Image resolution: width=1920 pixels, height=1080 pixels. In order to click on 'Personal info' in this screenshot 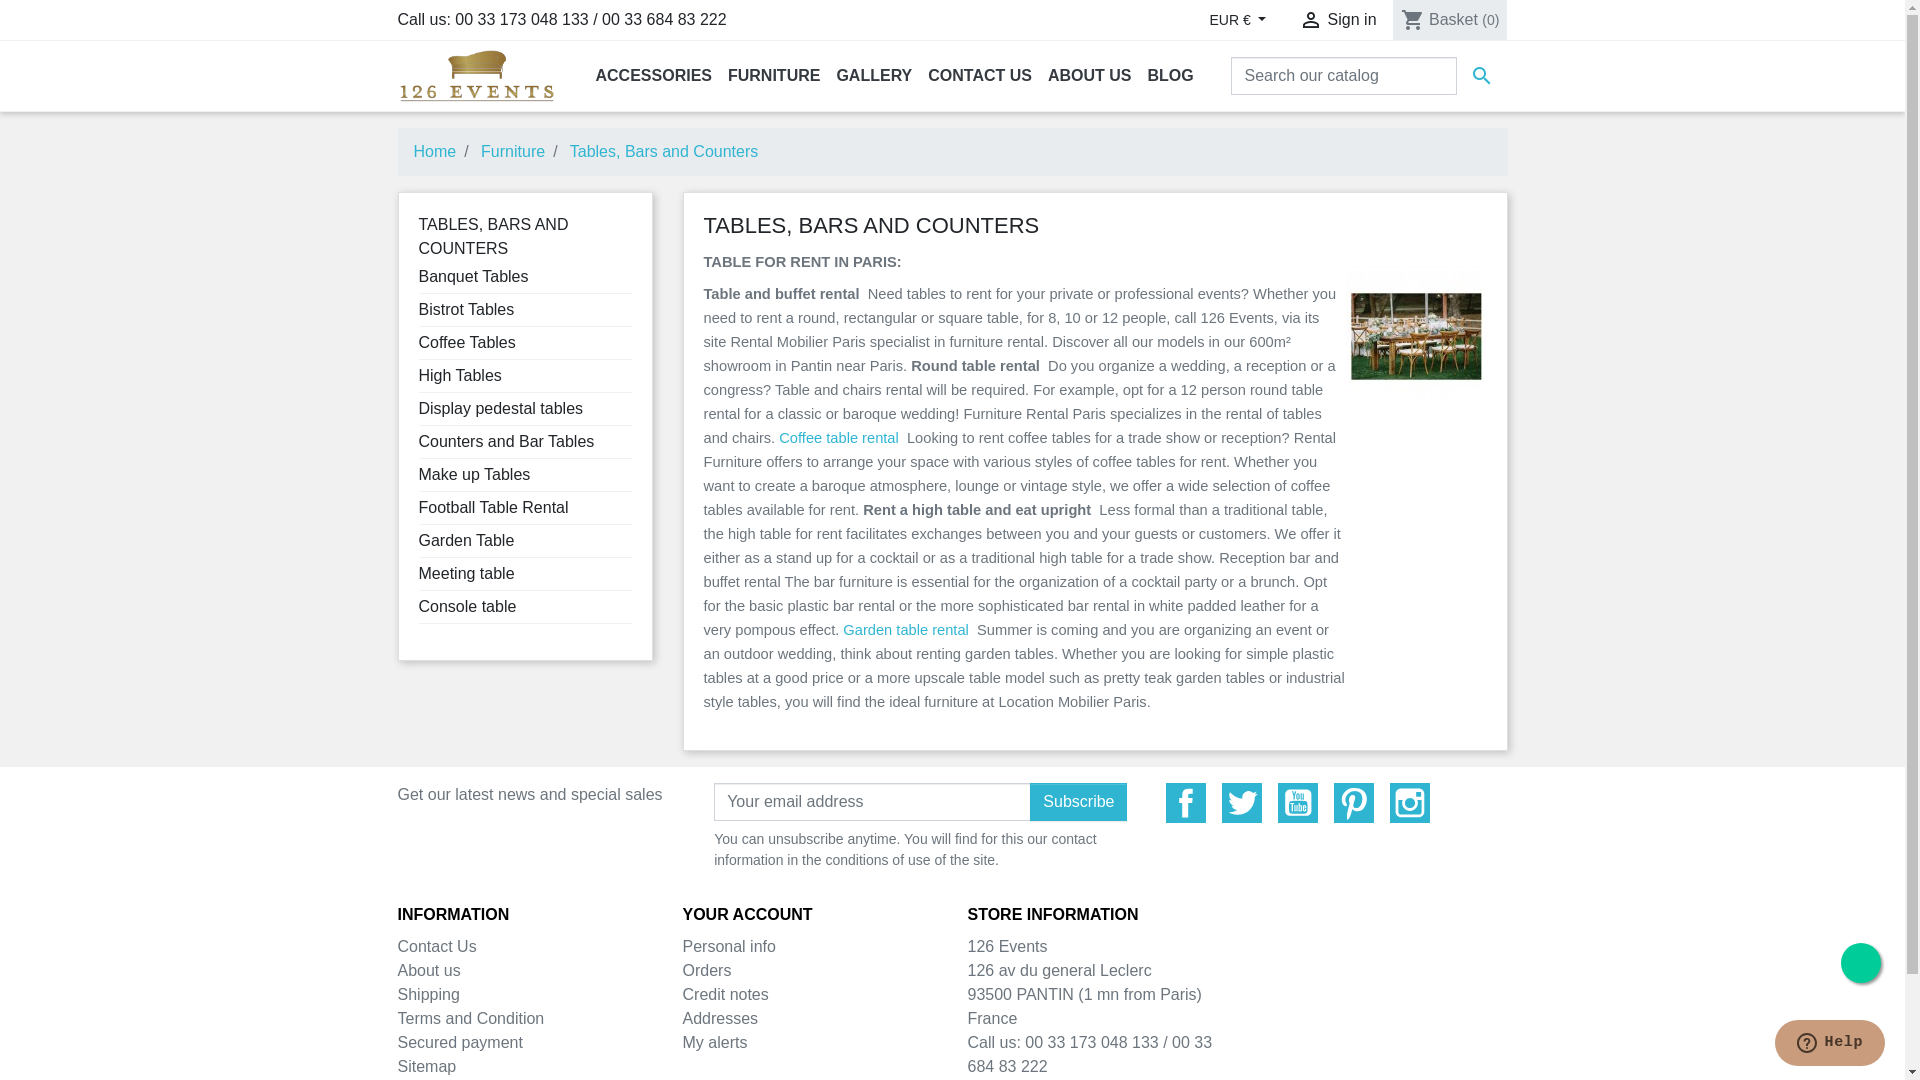, I will do `click(681, 945)`.